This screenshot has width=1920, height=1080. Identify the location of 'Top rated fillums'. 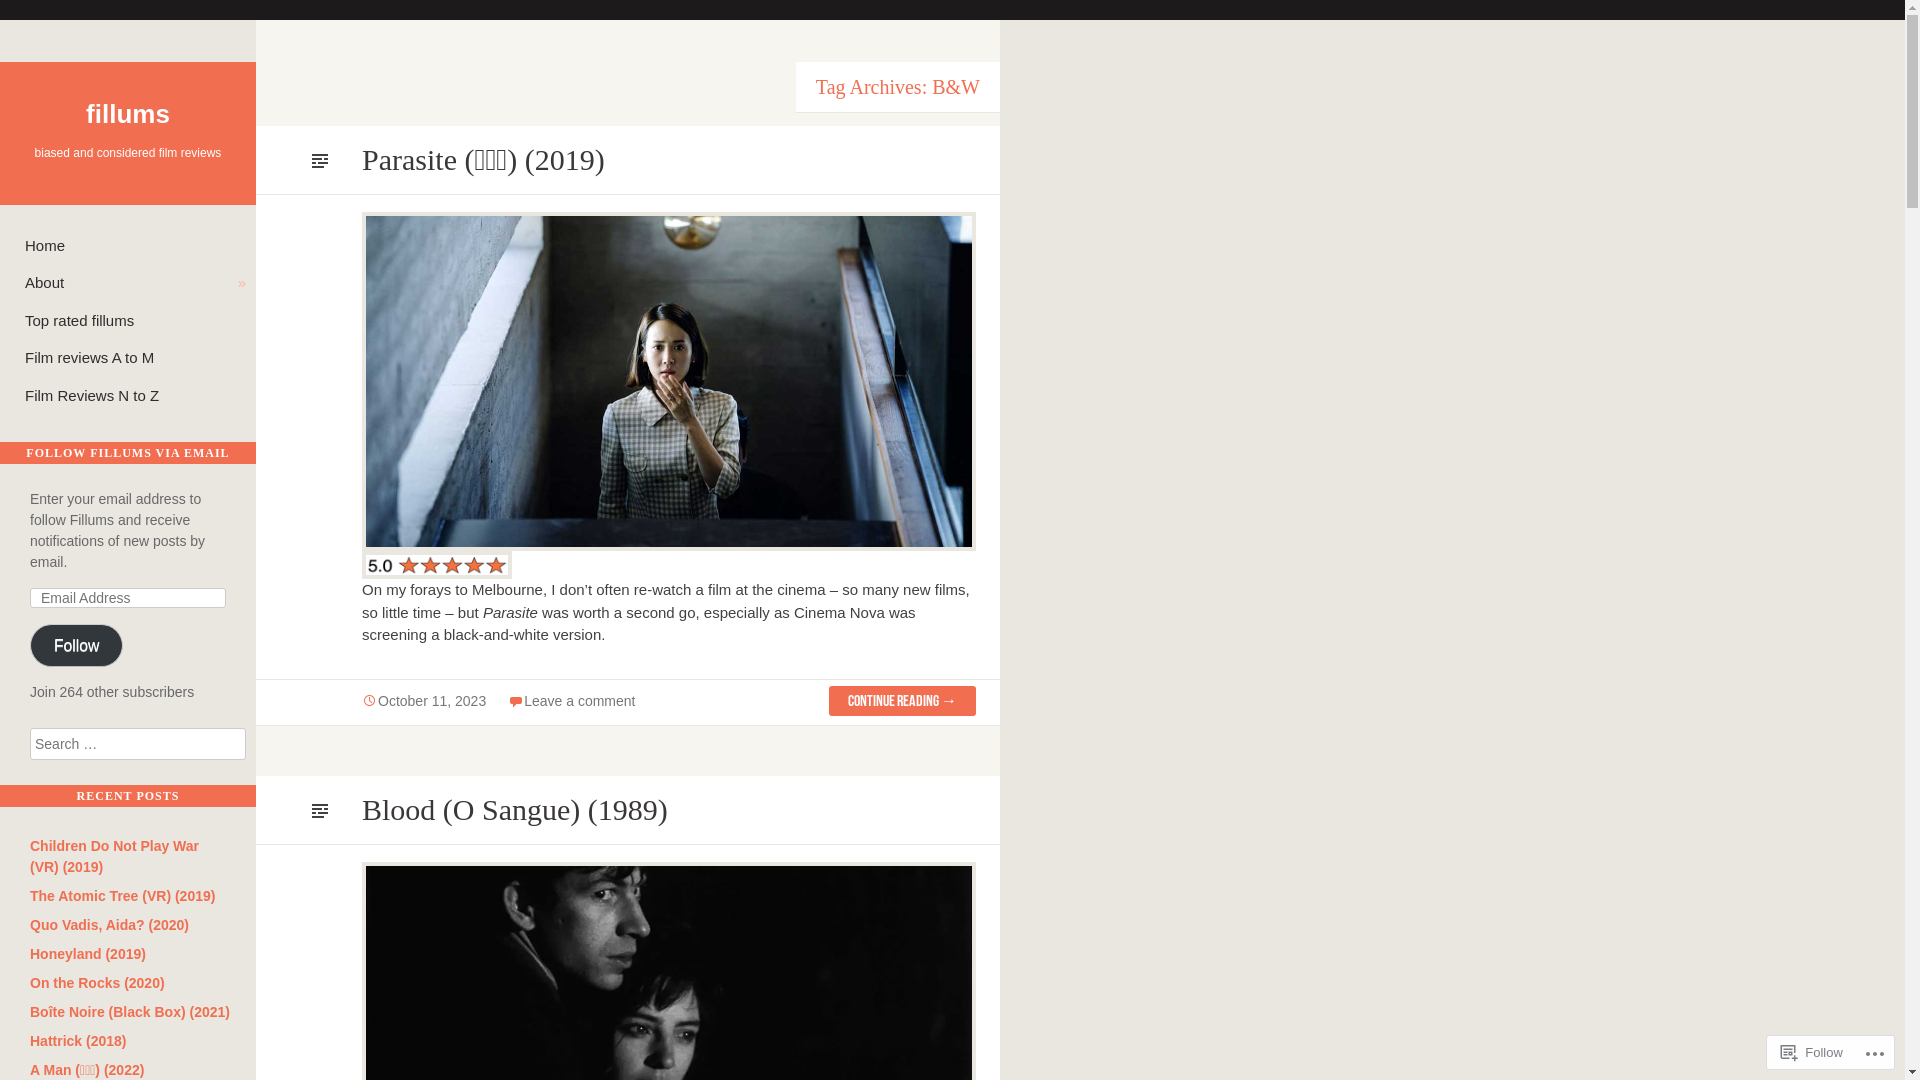
(134, 320).